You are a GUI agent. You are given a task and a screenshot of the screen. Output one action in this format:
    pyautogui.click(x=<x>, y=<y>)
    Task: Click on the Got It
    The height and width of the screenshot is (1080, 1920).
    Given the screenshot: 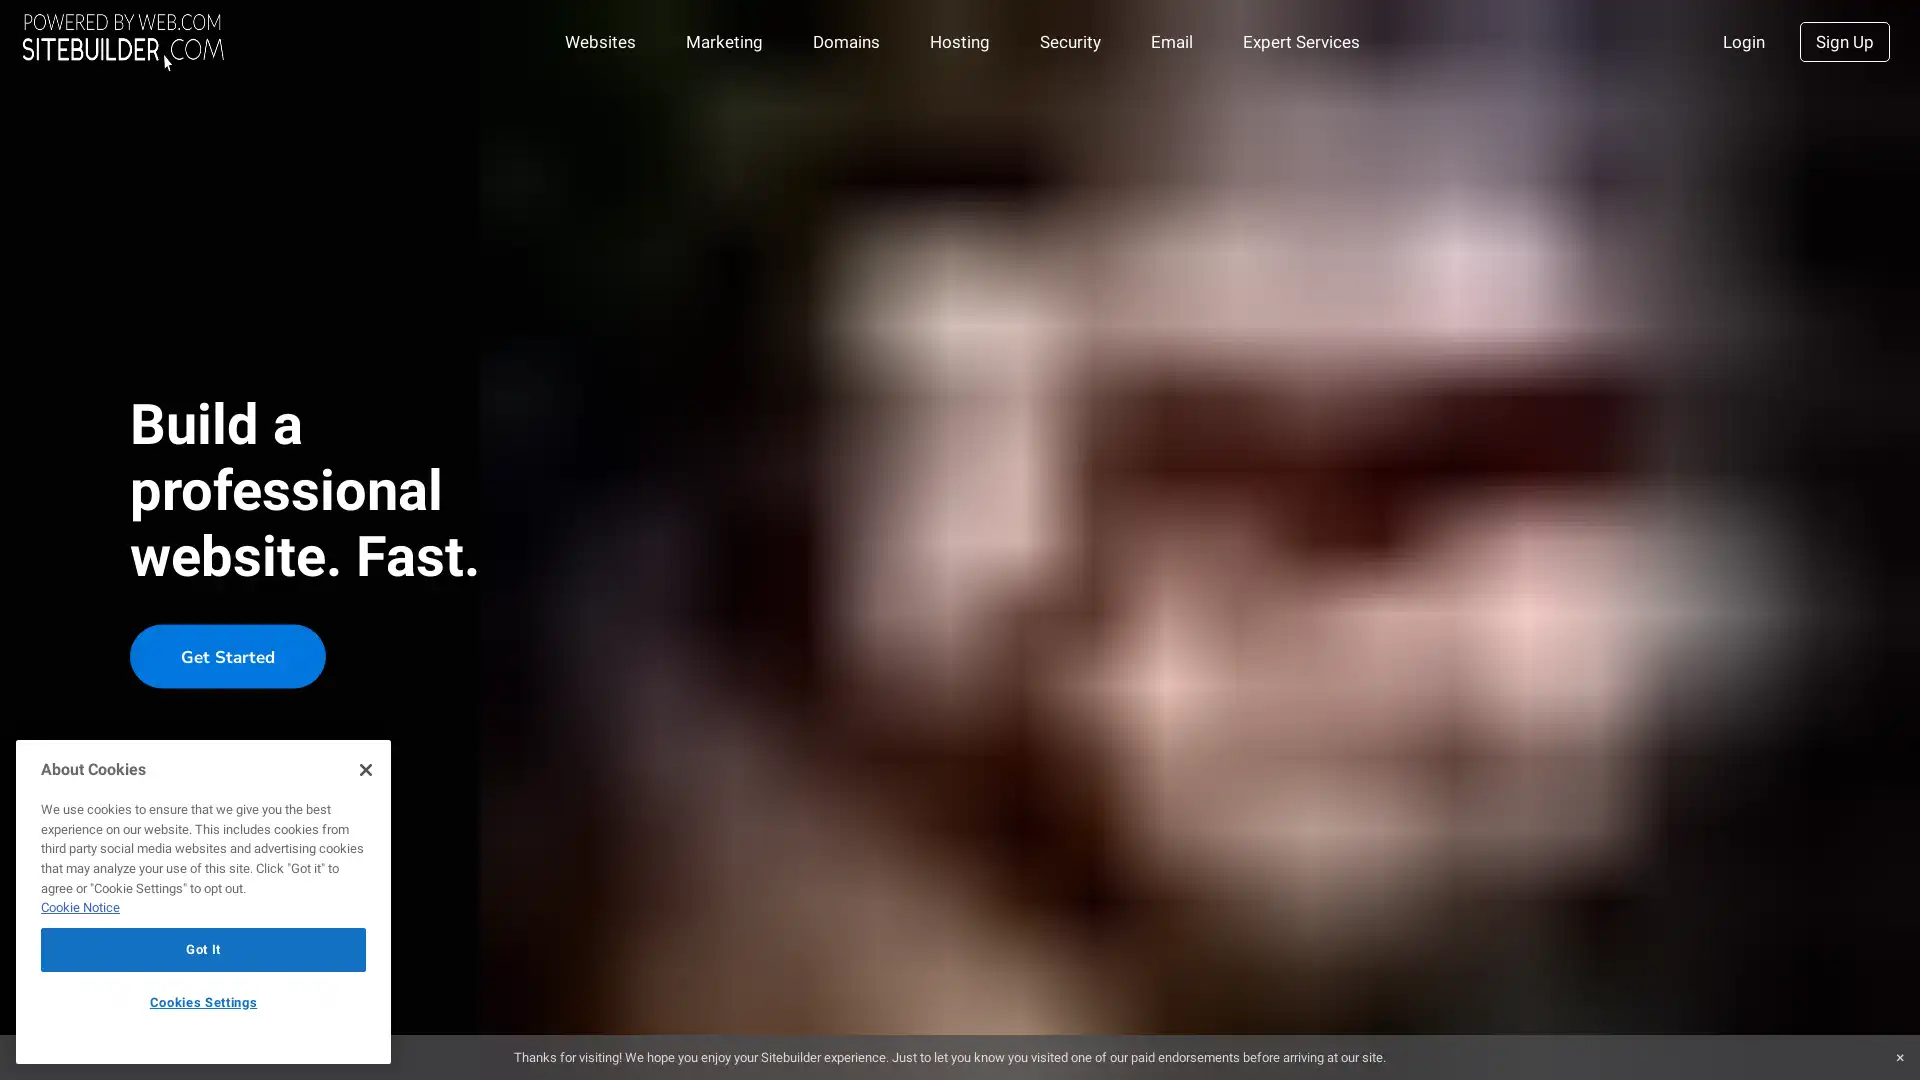 What is the action you would take?
    pyautogui.click(x=203, y=948)
    